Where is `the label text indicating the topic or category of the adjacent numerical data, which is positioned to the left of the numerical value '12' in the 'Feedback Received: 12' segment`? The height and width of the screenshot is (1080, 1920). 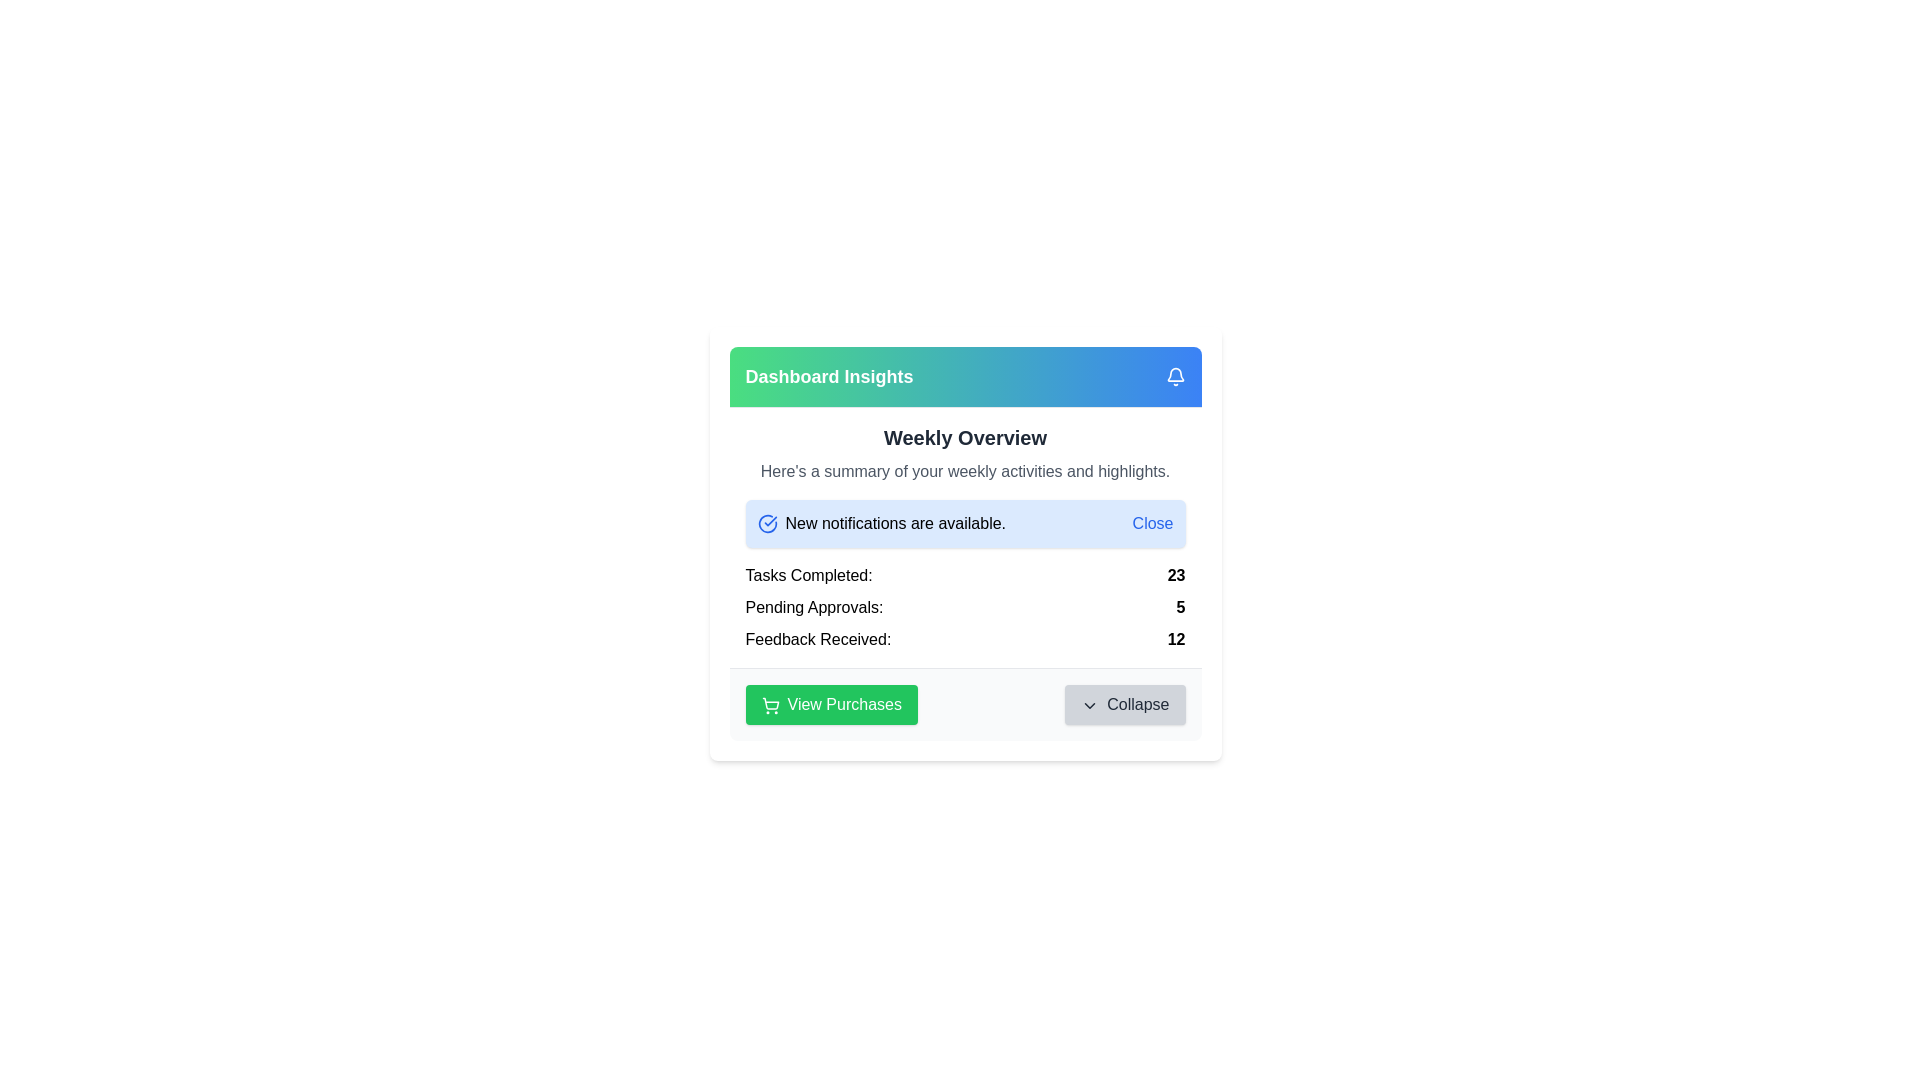
the label text indicating the topic or category of the adjacent numerical data, which is positioned to the left of the numerical value '12' in the 'Feedback Received: 12' segment is located at coordinates (818, 640).